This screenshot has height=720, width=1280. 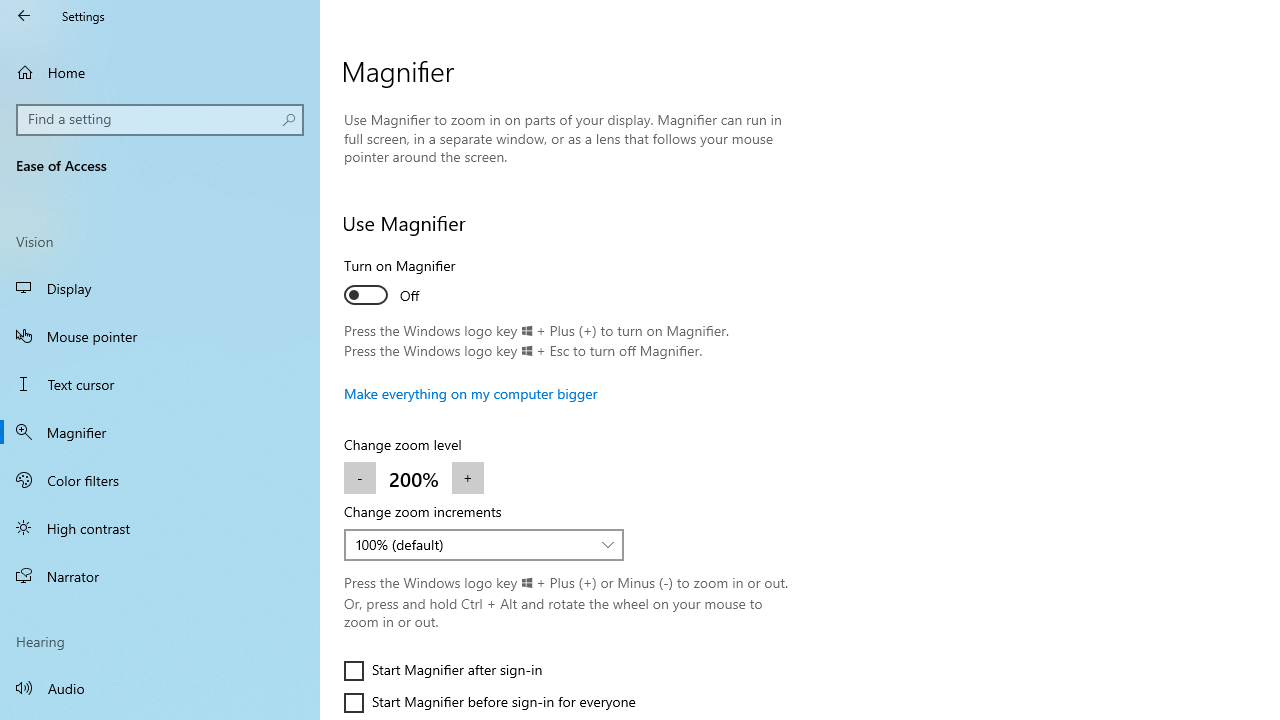 What do you see at coordinates (160, 686) in the screenshot?
I see `'Audio'` at bounding box center [160, 686].